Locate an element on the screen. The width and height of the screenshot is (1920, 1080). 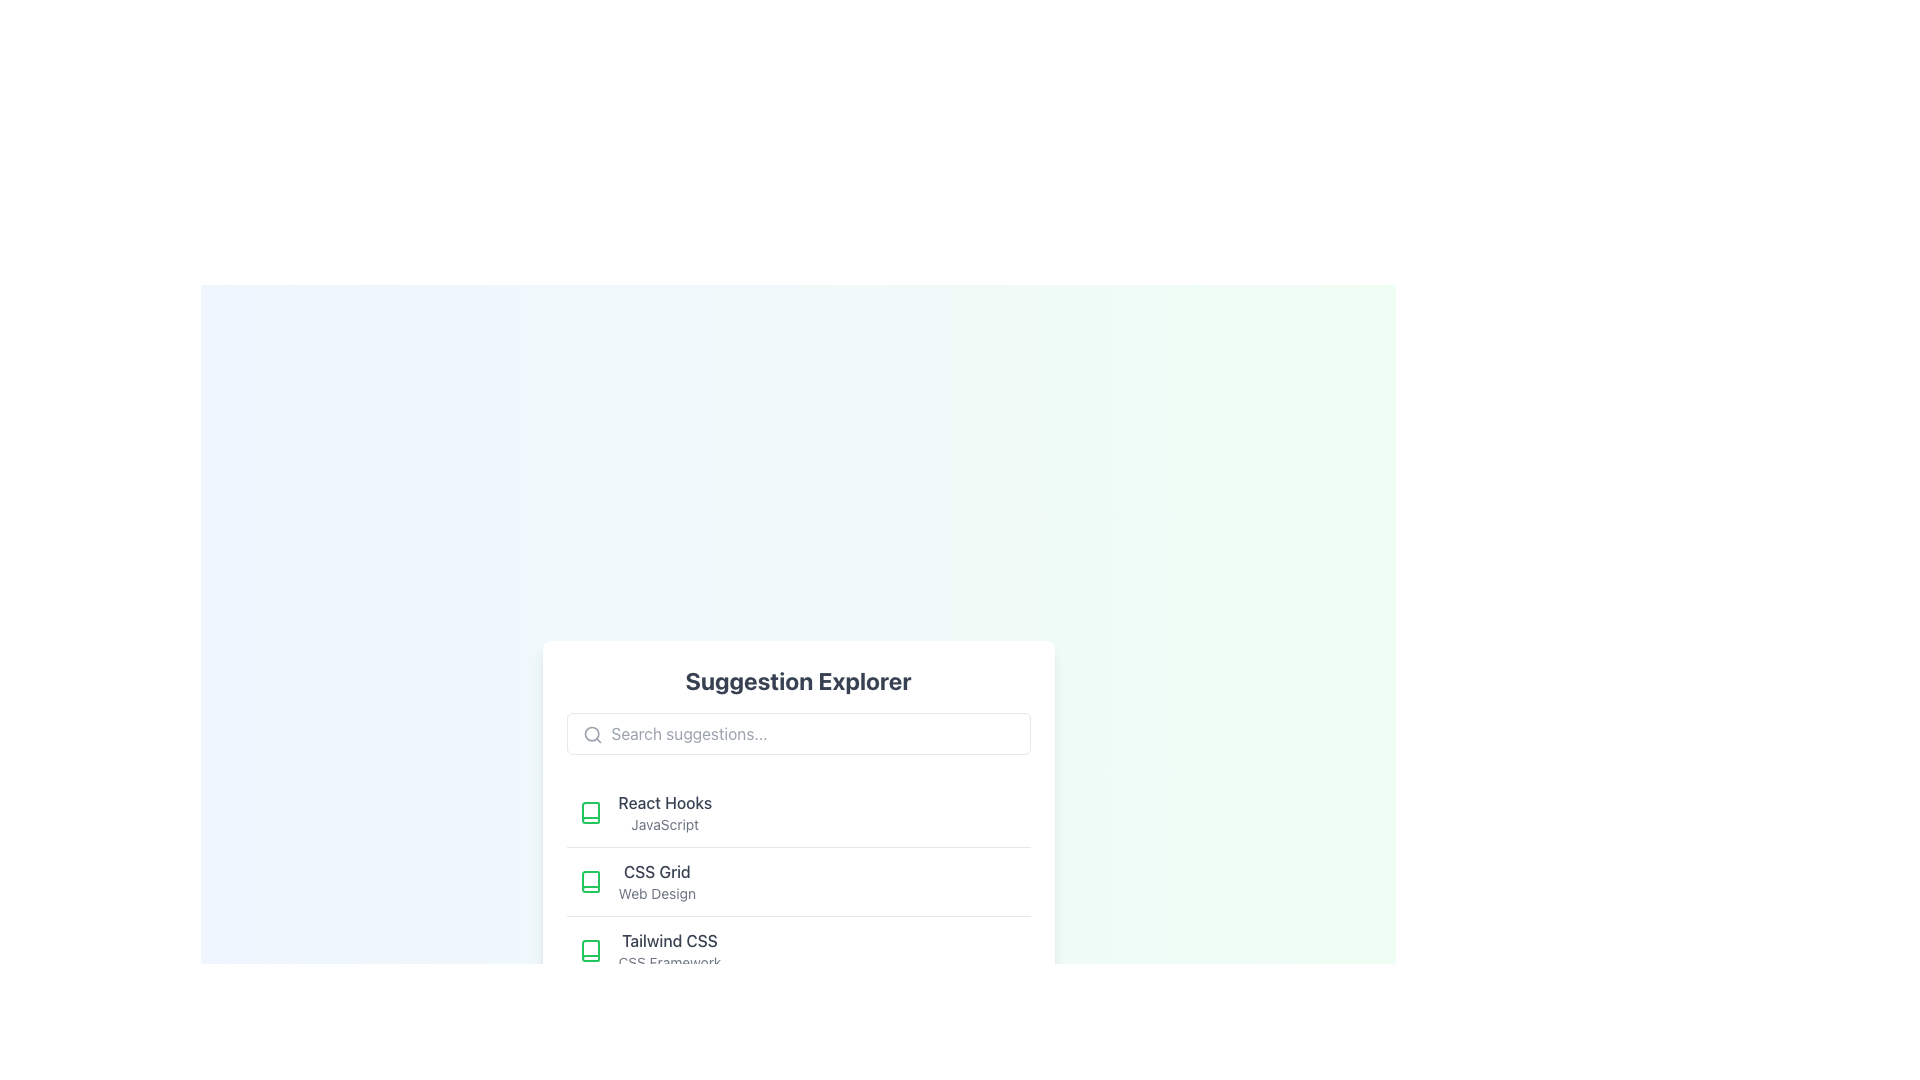
the book icon with a green outline located to the left of the 'CSS Grid' text is located at coordinates (589, 881).